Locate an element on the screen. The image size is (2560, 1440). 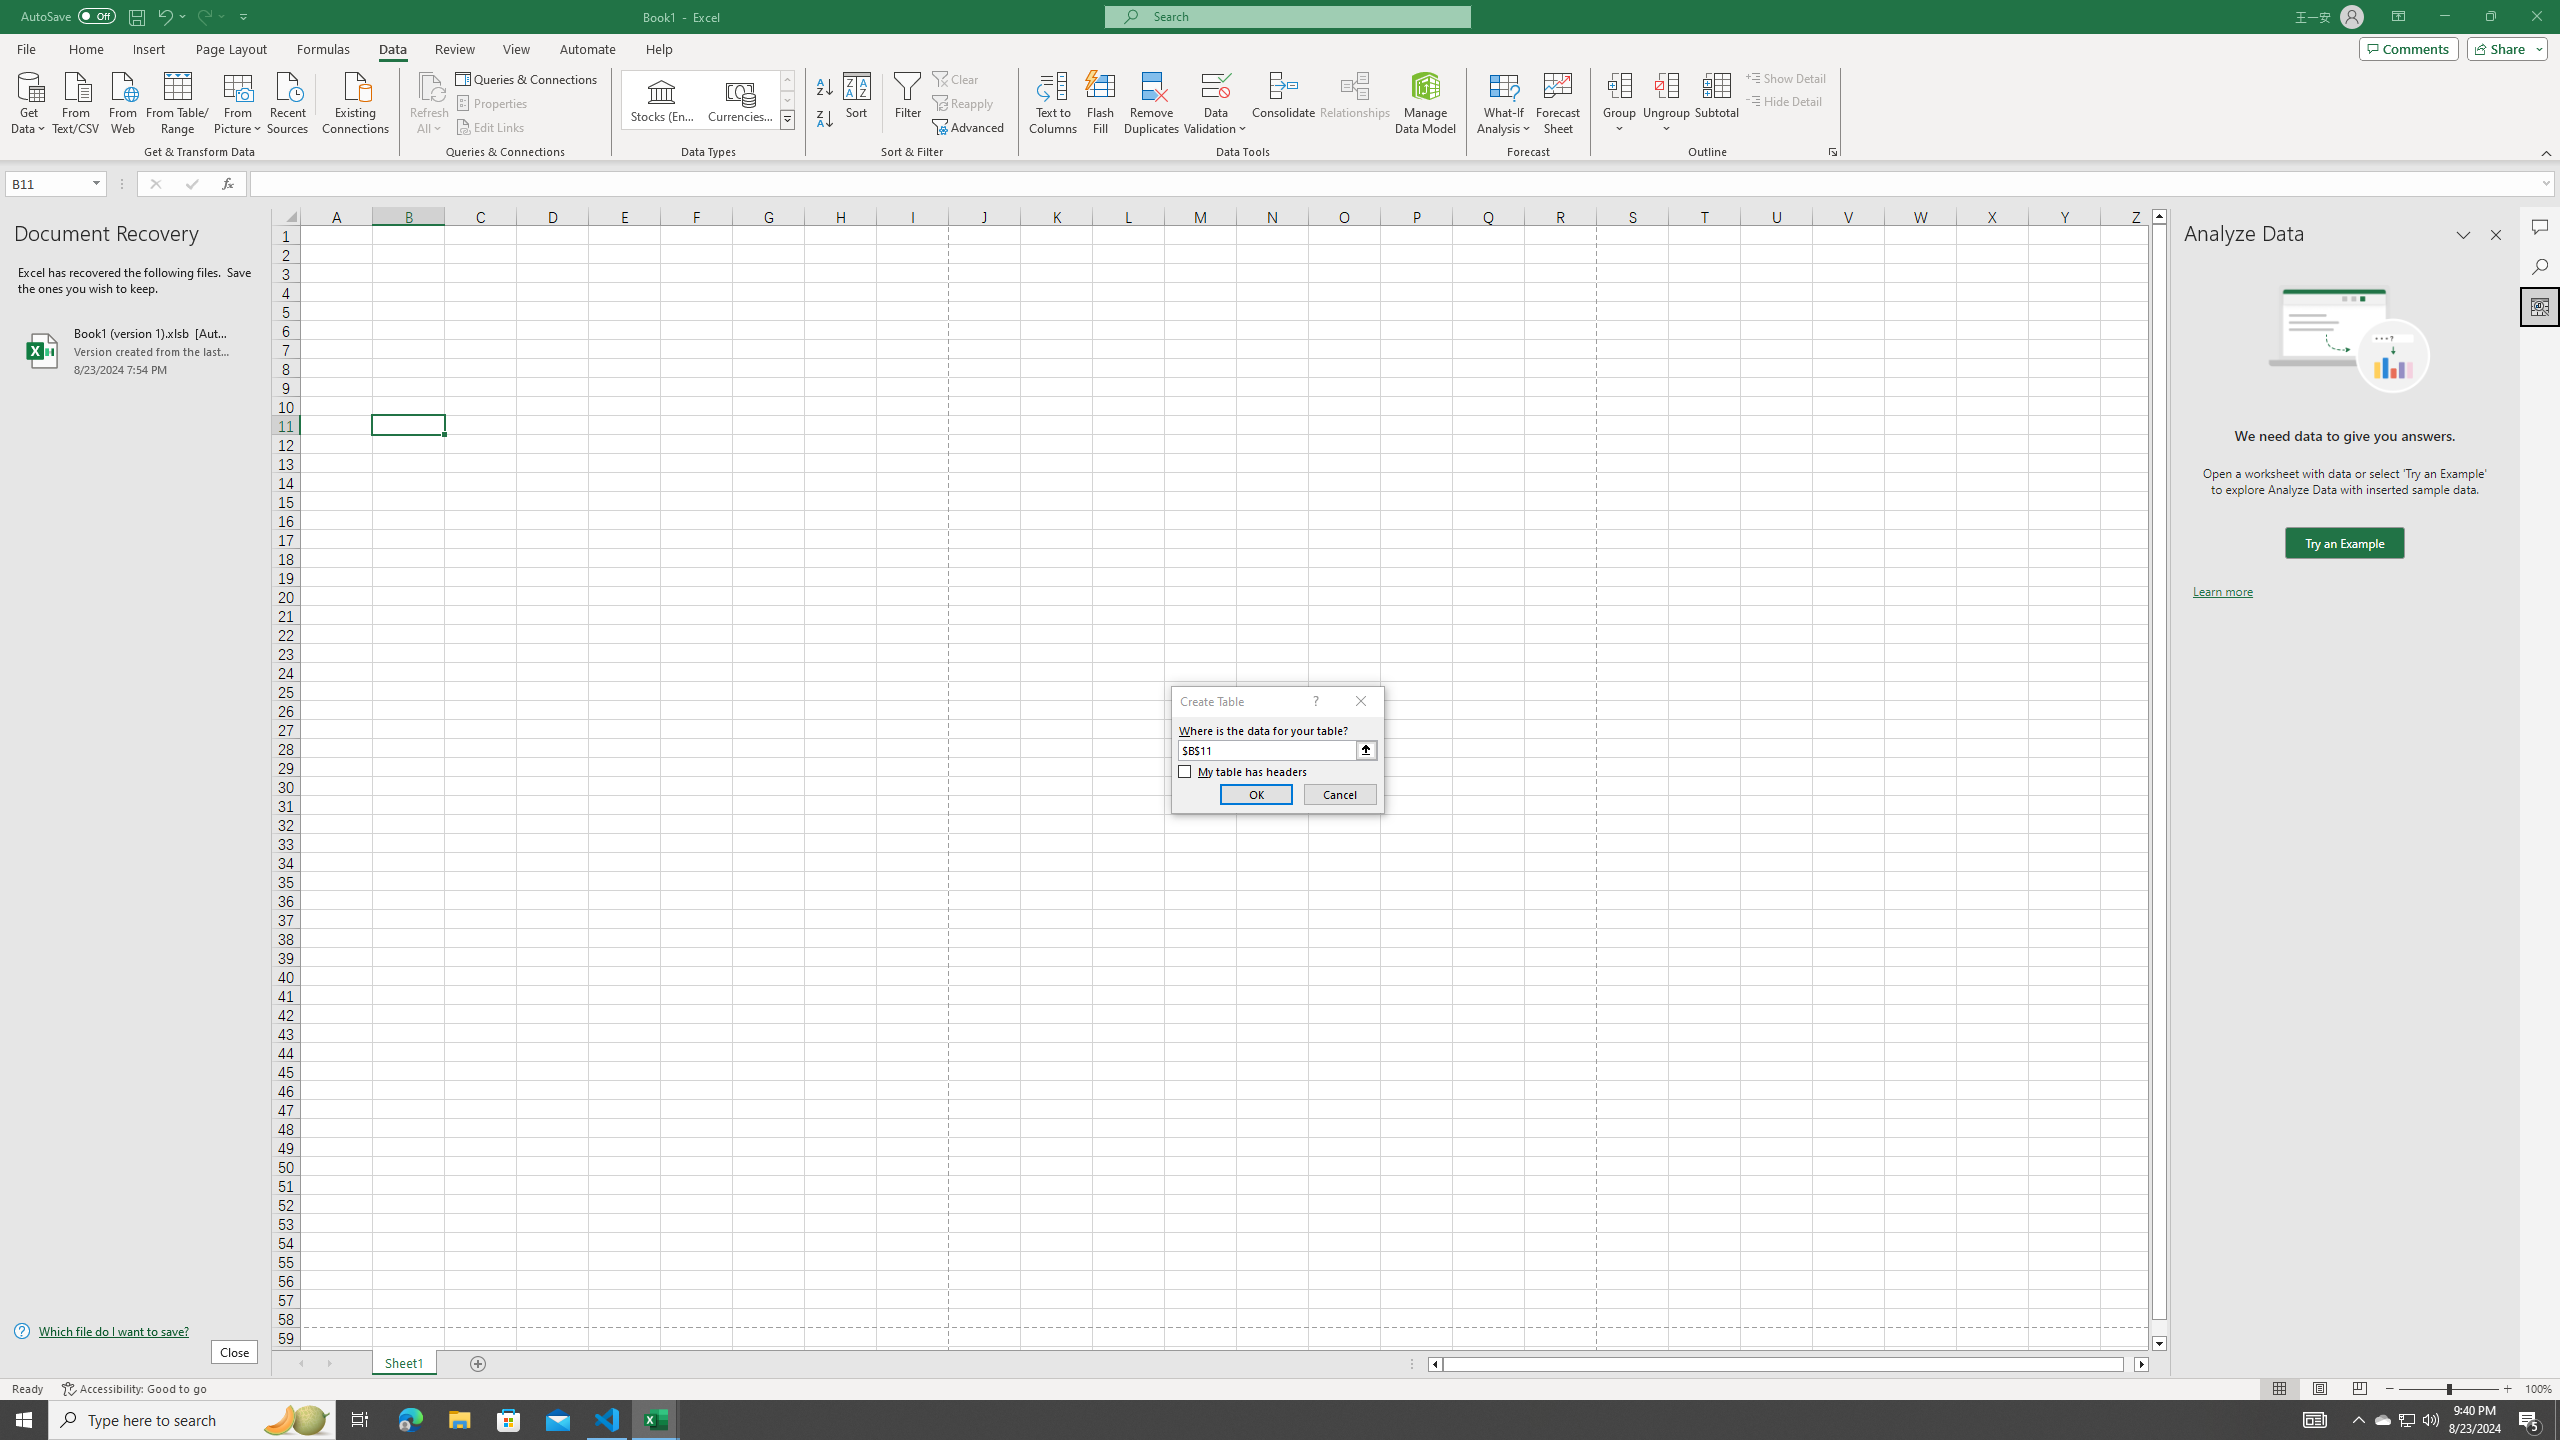
'Filter' is located at coordinates (906, 103).